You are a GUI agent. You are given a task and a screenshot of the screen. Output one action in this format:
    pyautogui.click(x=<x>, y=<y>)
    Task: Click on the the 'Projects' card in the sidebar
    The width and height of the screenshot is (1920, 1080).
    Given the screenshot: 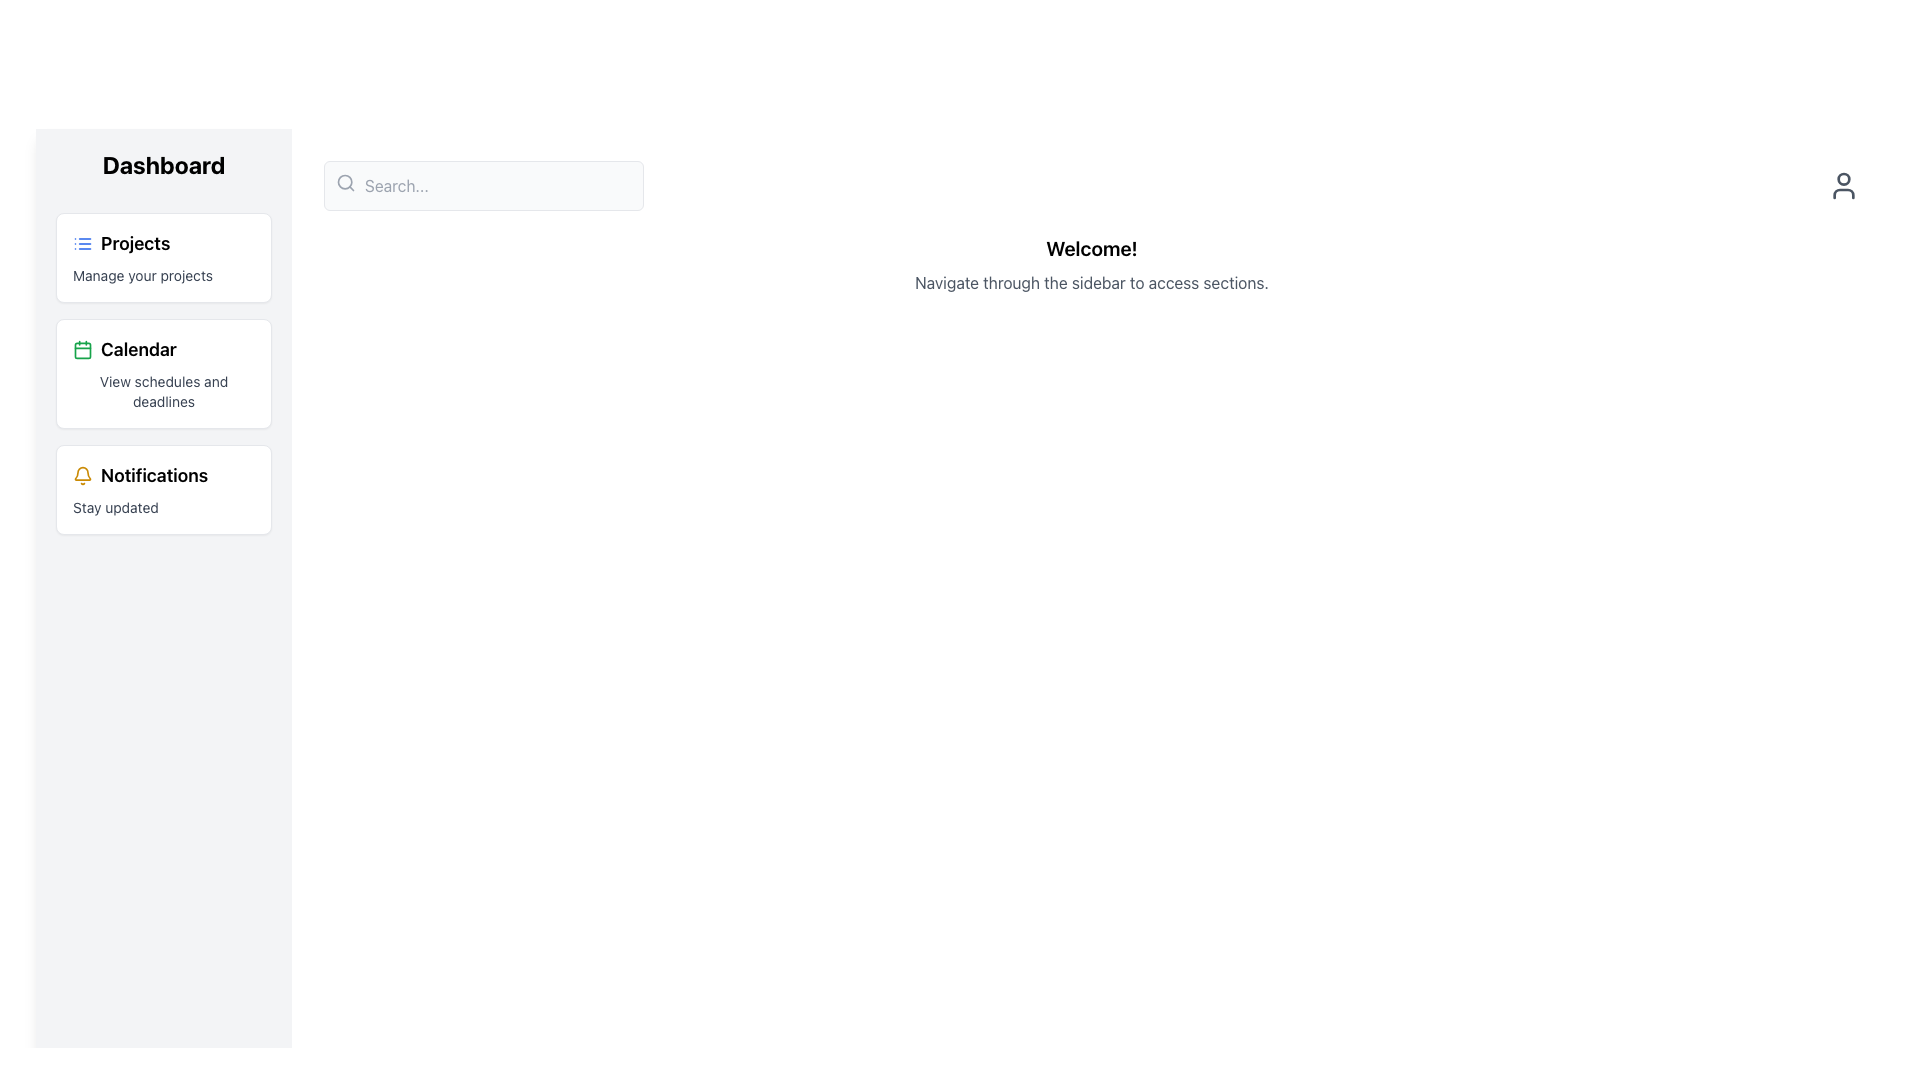 What is the action you would take?
    pyautogui.click(x=163, y=257)
    